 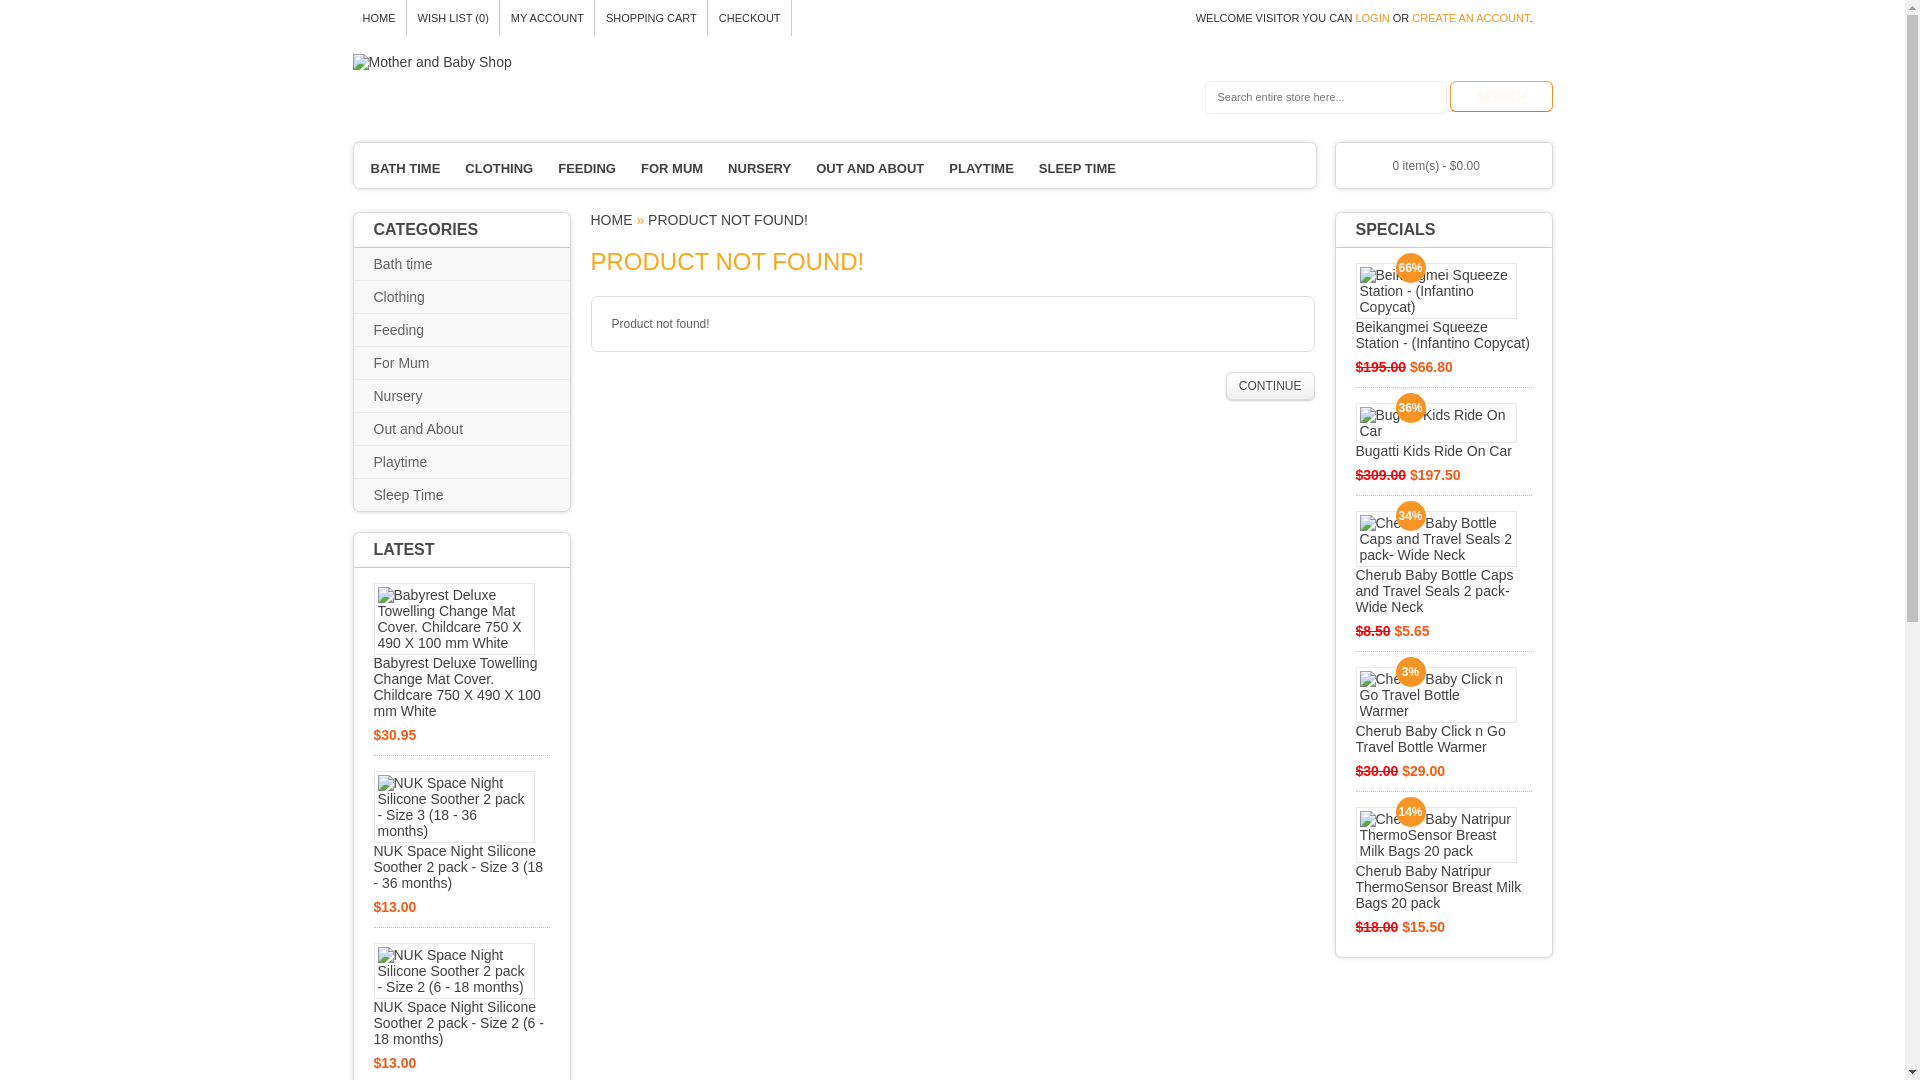 I want to click on 'CHECKOUT', so click(x=748, y=18).